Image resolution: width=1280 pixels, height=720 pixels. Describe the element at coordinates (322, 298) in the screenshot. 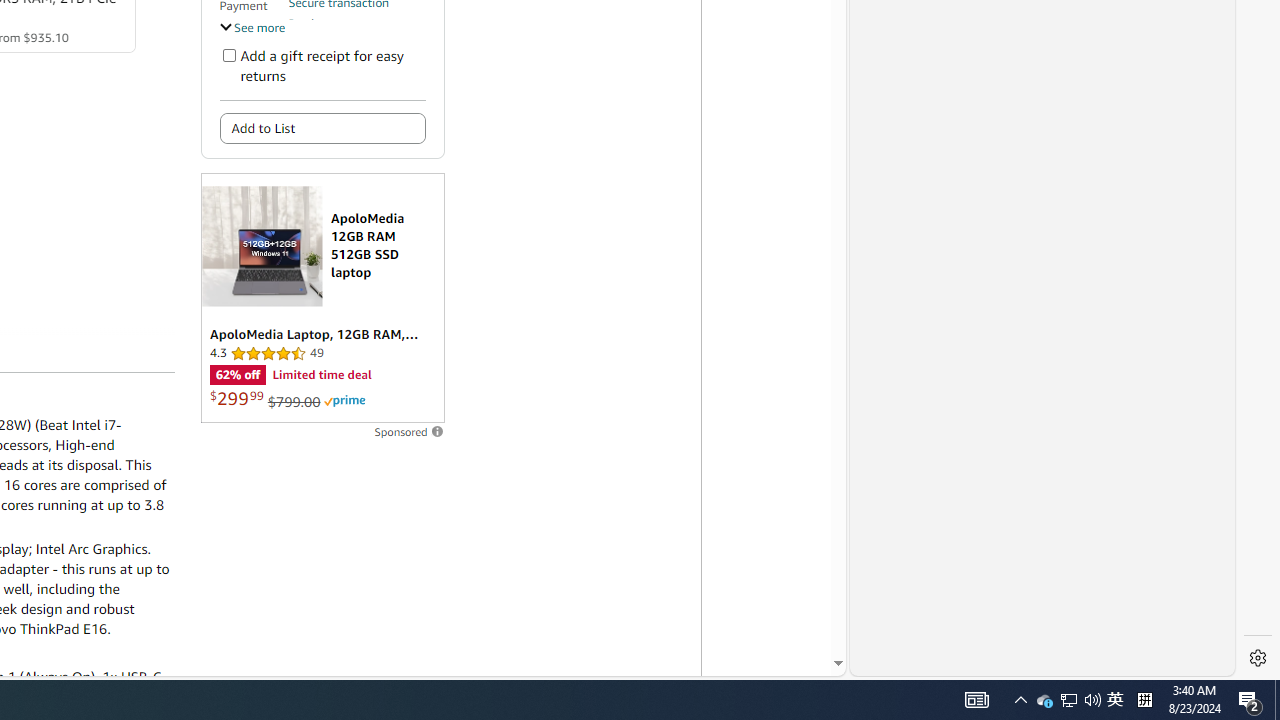

I see `'Sponsored ad'` at that location.